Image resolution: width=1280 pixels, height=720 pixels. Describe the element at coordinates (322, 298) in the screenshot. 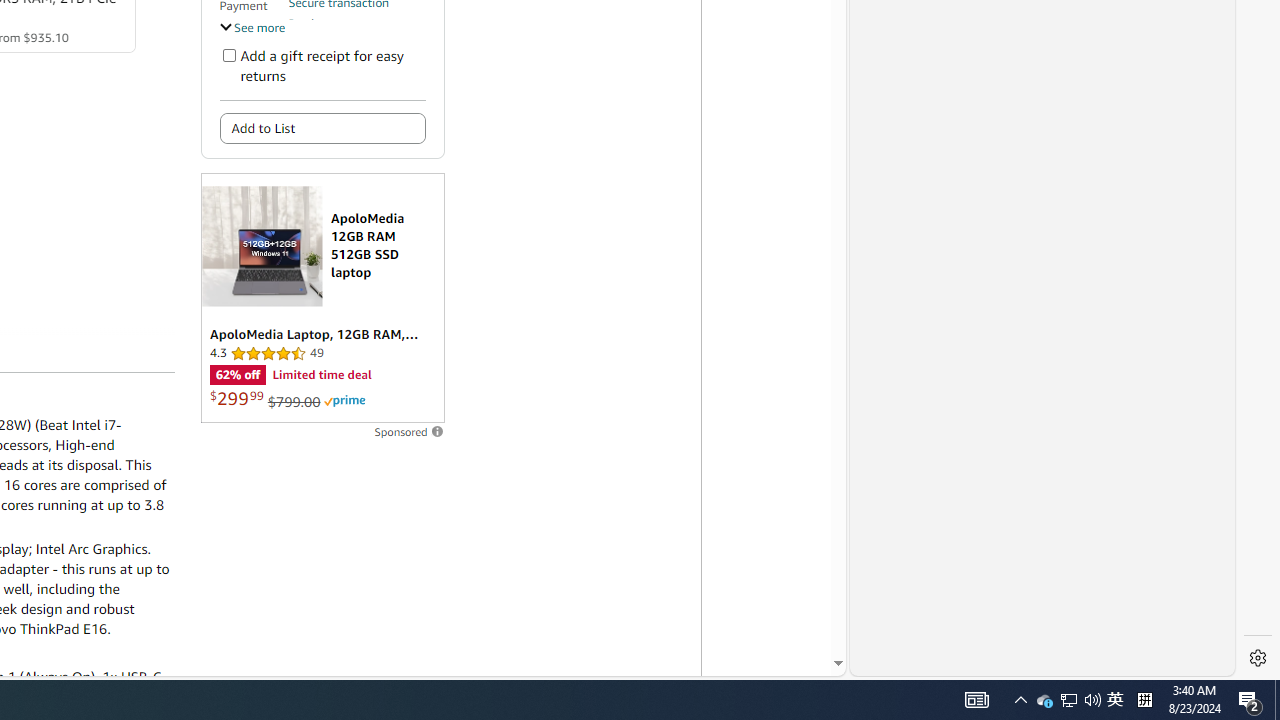

I see `'Sponsored ad'` at that location.